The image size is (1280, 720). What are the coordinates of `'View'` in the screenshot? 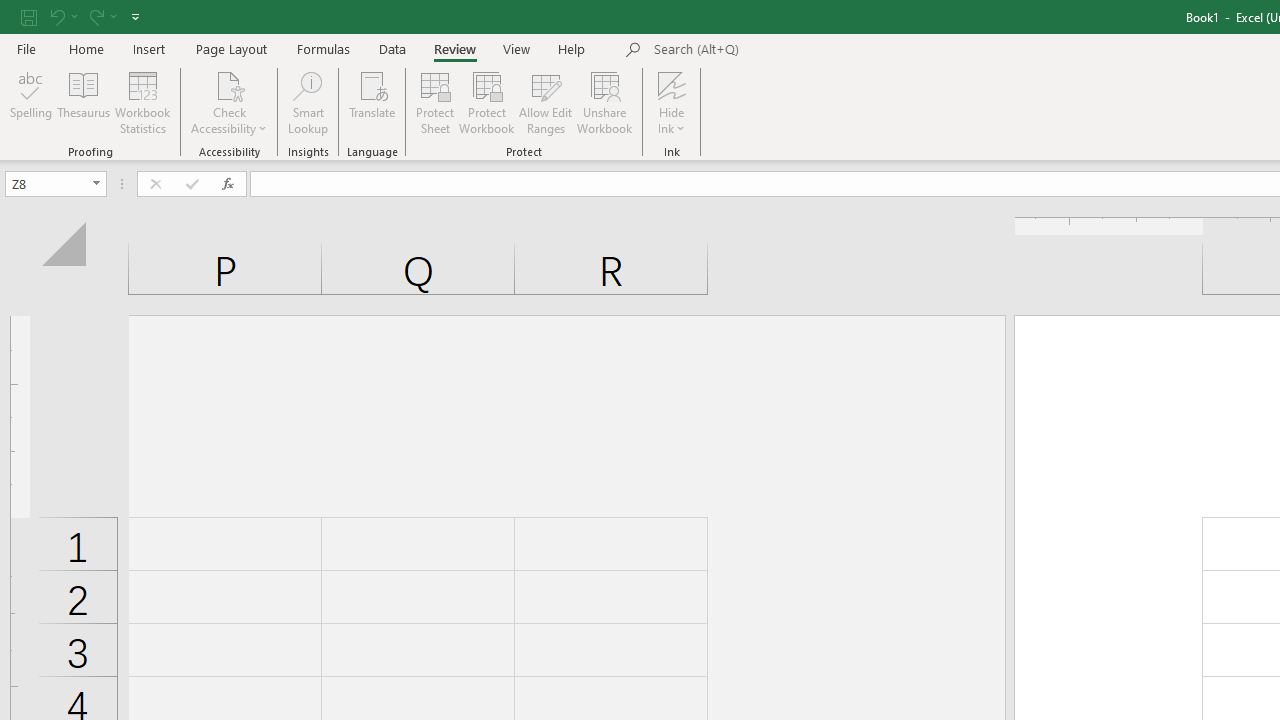 It's located at (517, 48).